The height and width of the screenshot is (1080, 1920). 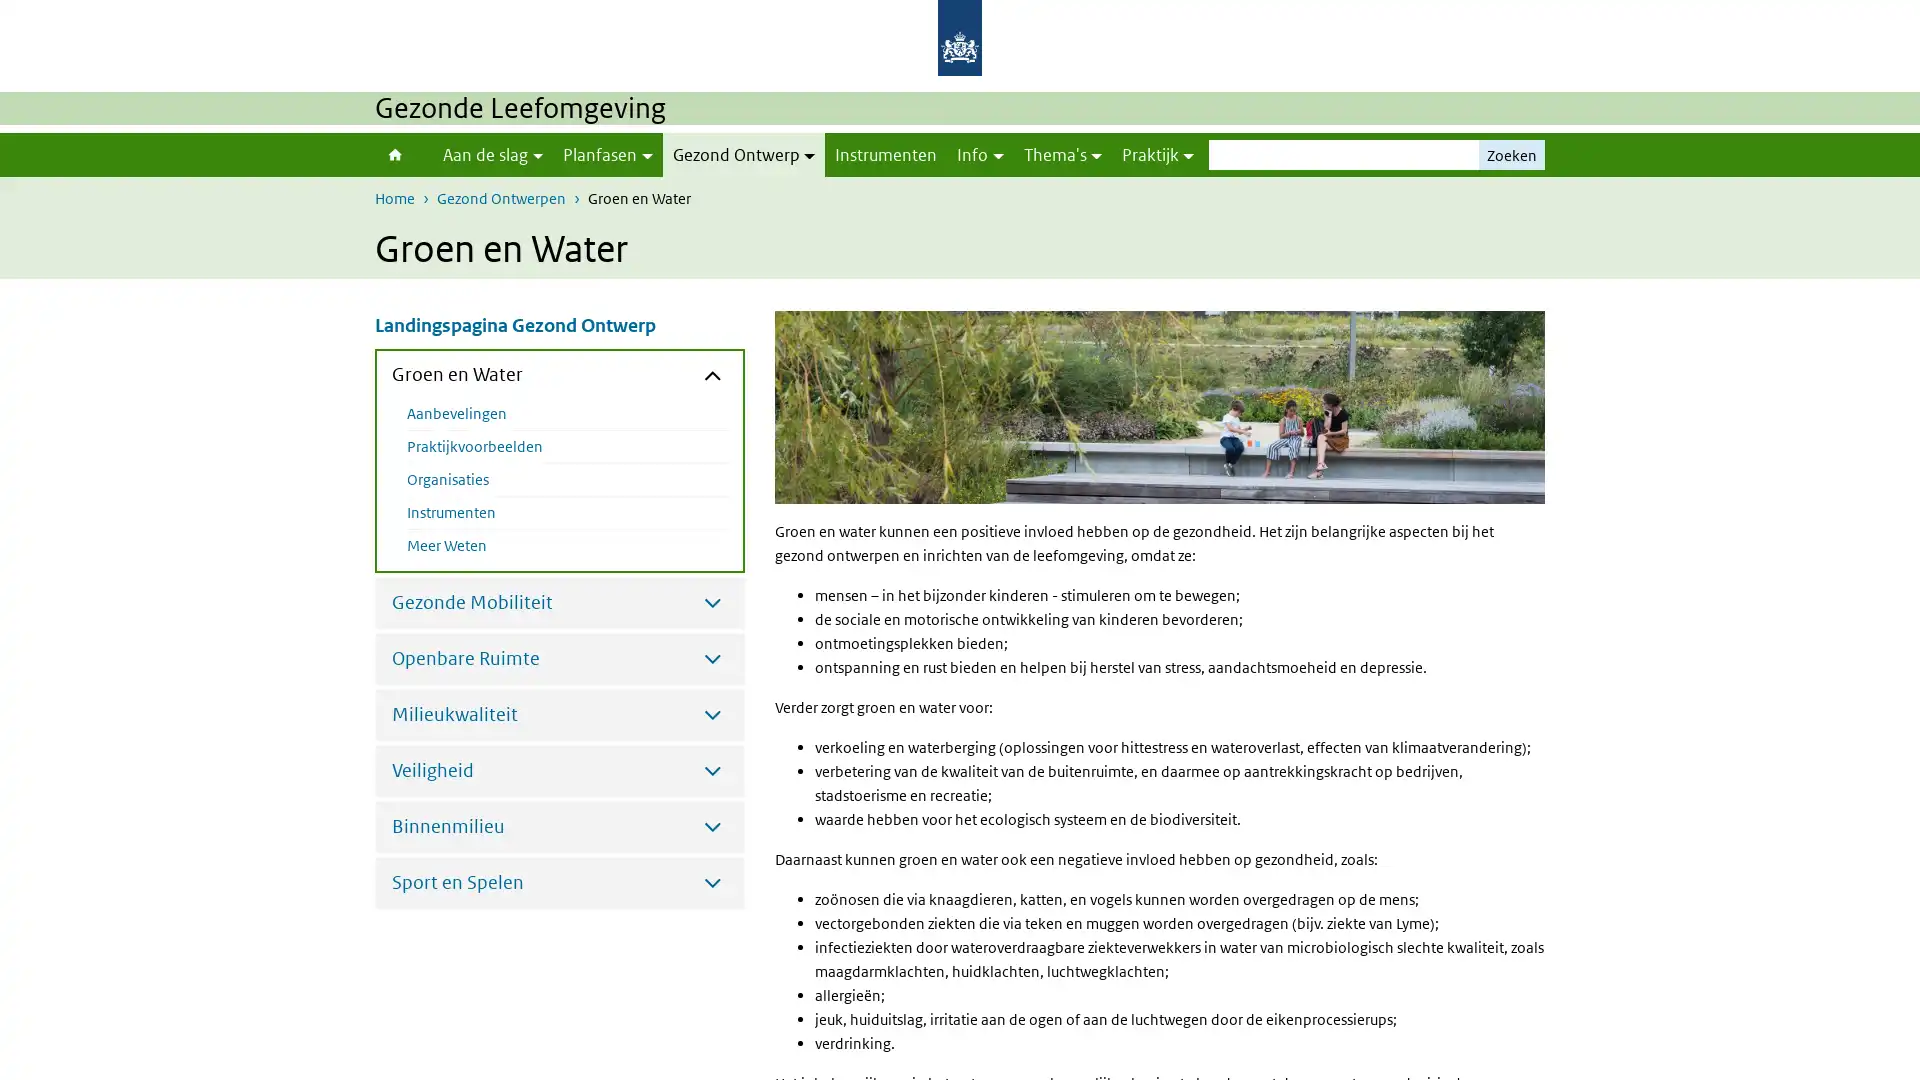 What do you see at coordinates (713, 600) in the screenshot?
I see `Submenu openen` at bounding box center [713, 600].